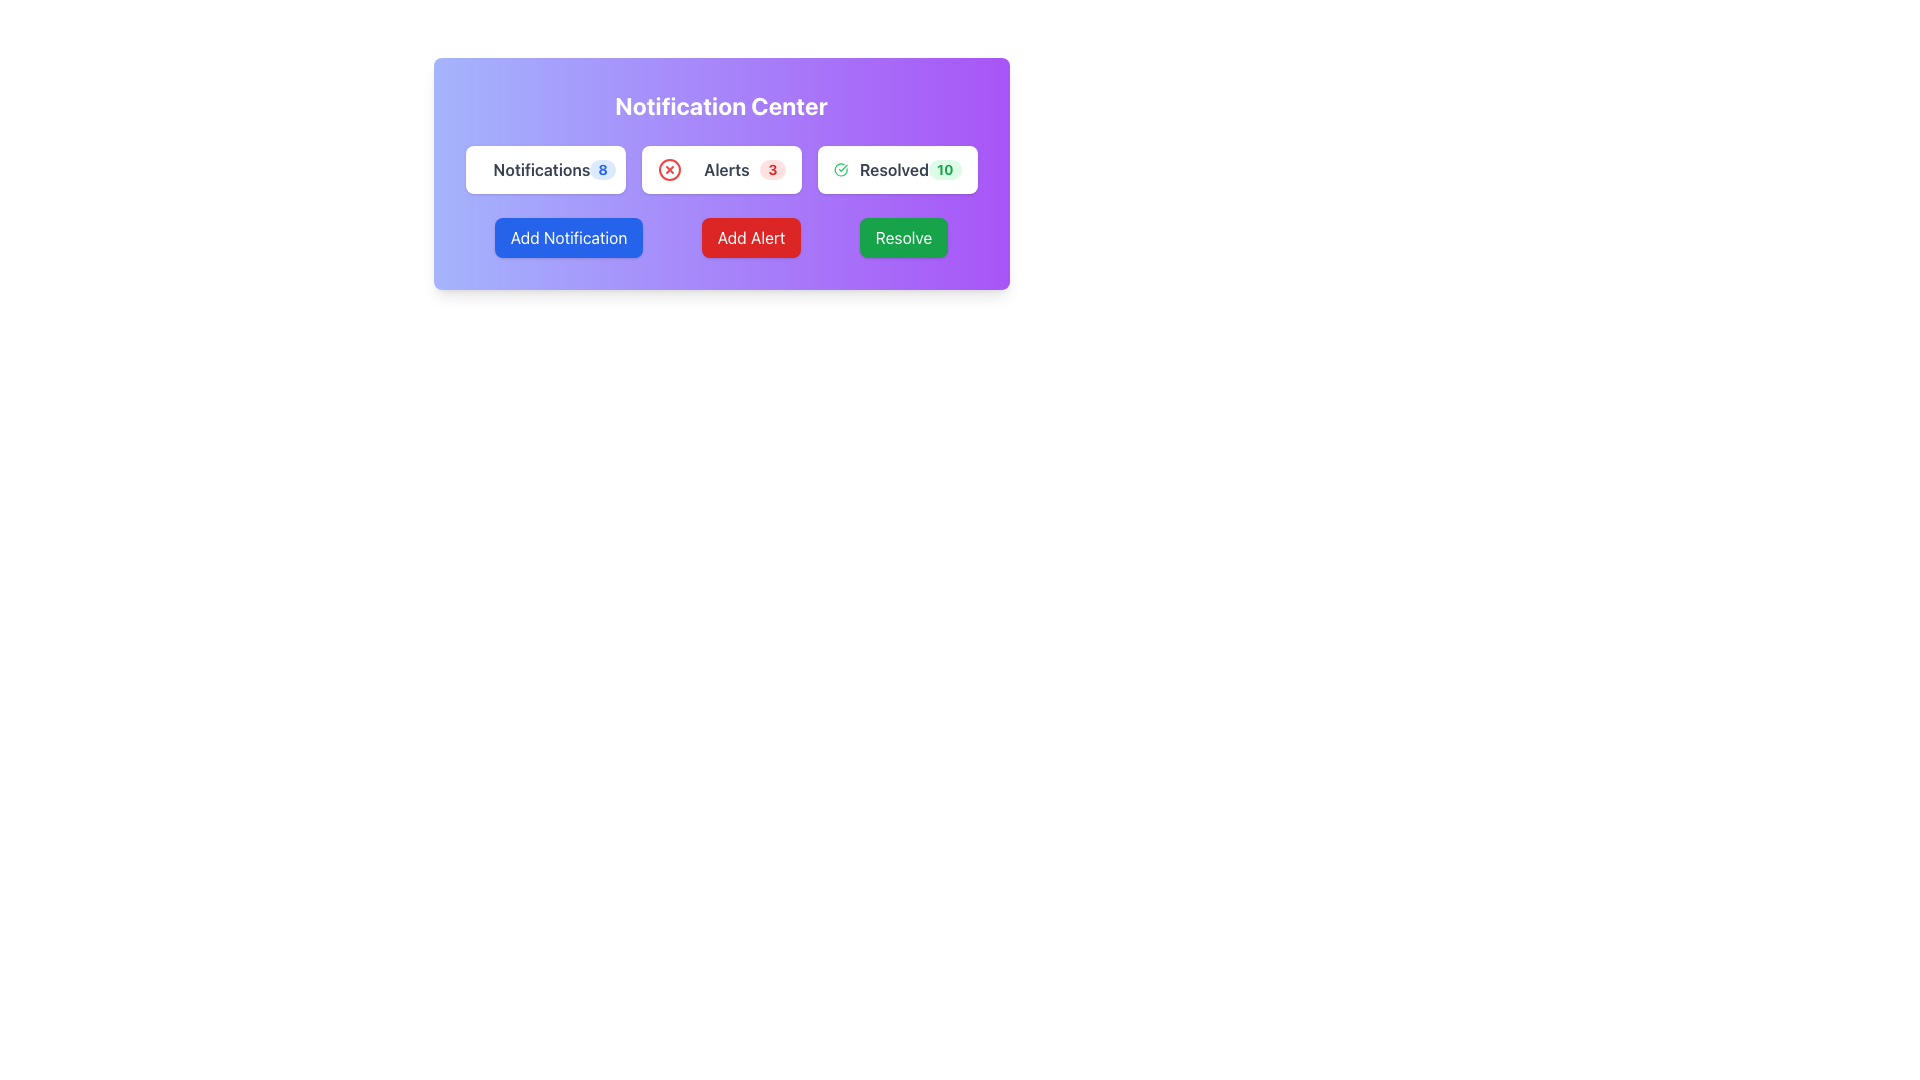  I want to click on the red 'Add Alert' button with white text, so click(750, 237).